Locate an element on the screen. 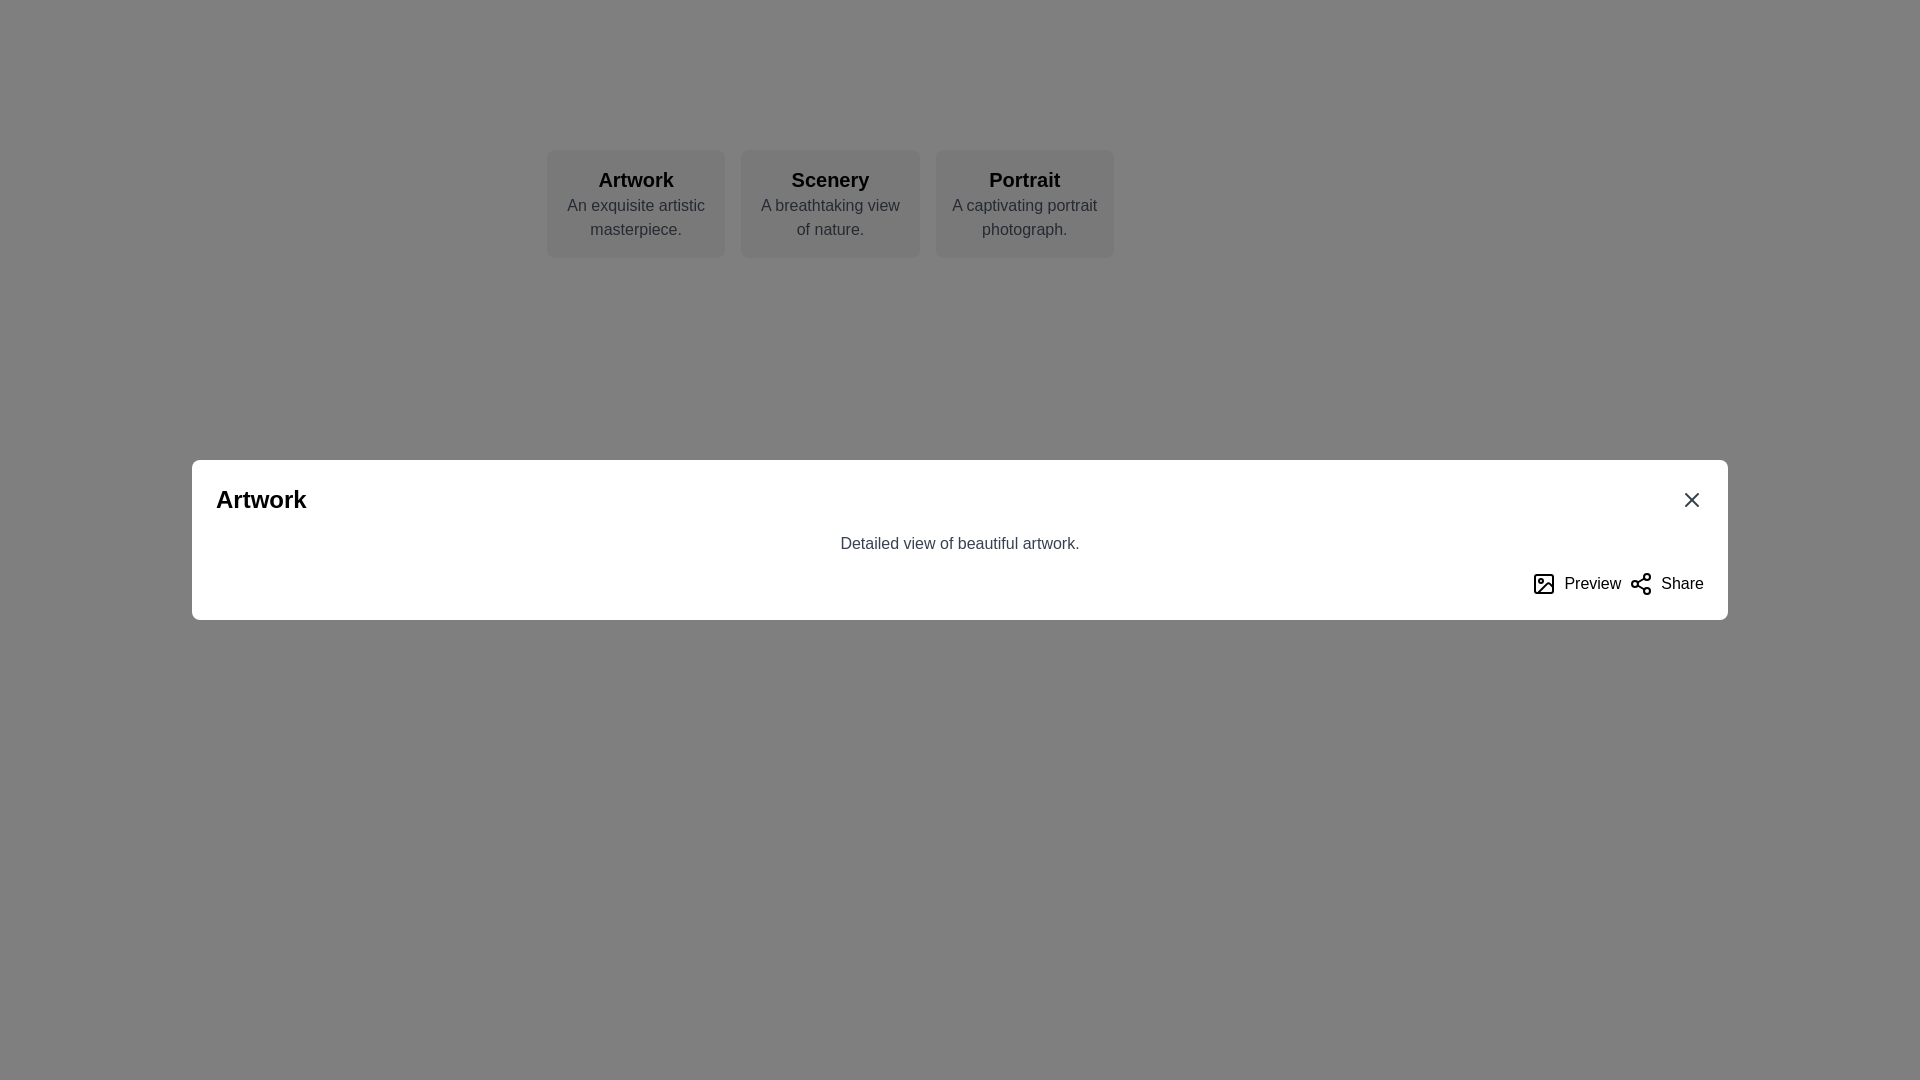 This screenshot has width=1920, height=1080. the diagonal line segment of the SVG vector graphic located in the bottom right corner of the interface, which is part of an image or photograph icon is located at coordinates (1544, 587).